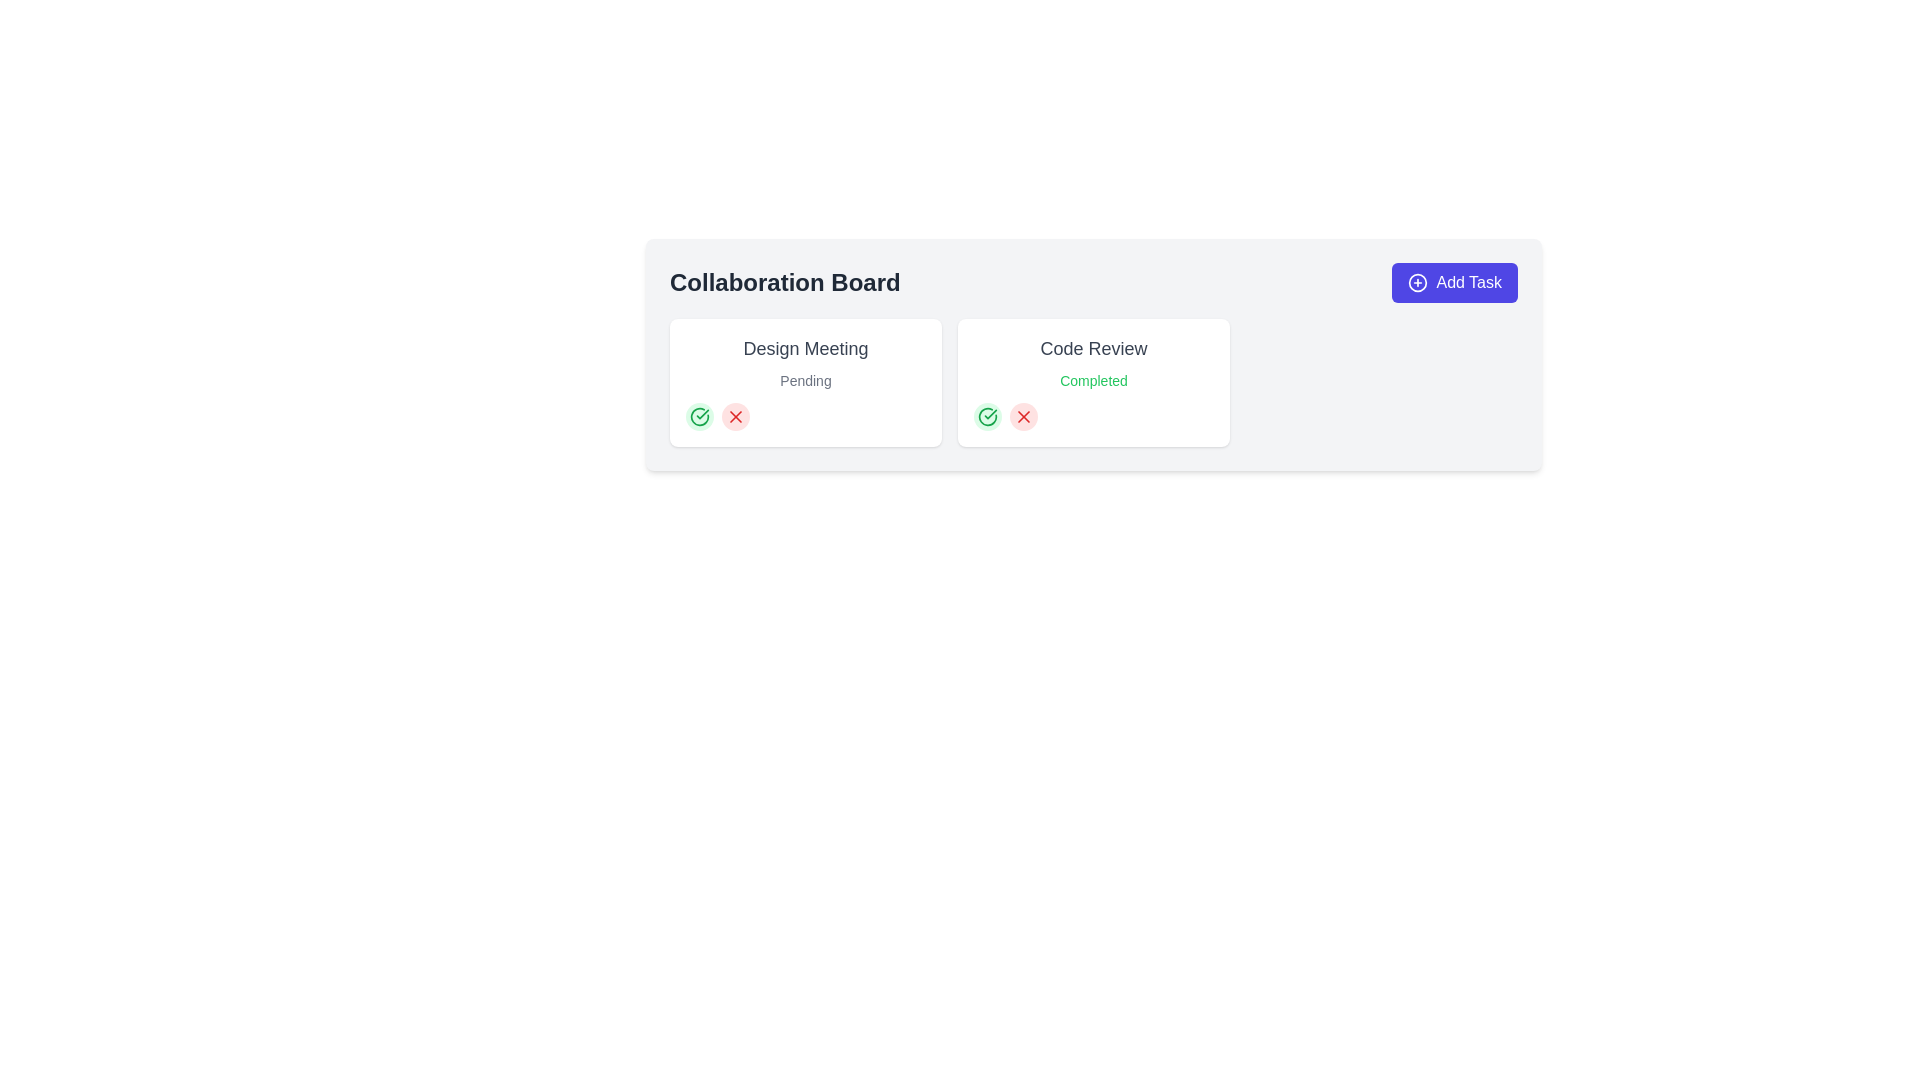 Image resolution: width=1920 pixels, height=1080 pixels. Describe the element at coordinates (806, 381) in the screenshot. I see `status displayed on the text label that reads 'Pending', which is styled in light gray and positioned below the 'Design Meeting' text within the card` at that location.